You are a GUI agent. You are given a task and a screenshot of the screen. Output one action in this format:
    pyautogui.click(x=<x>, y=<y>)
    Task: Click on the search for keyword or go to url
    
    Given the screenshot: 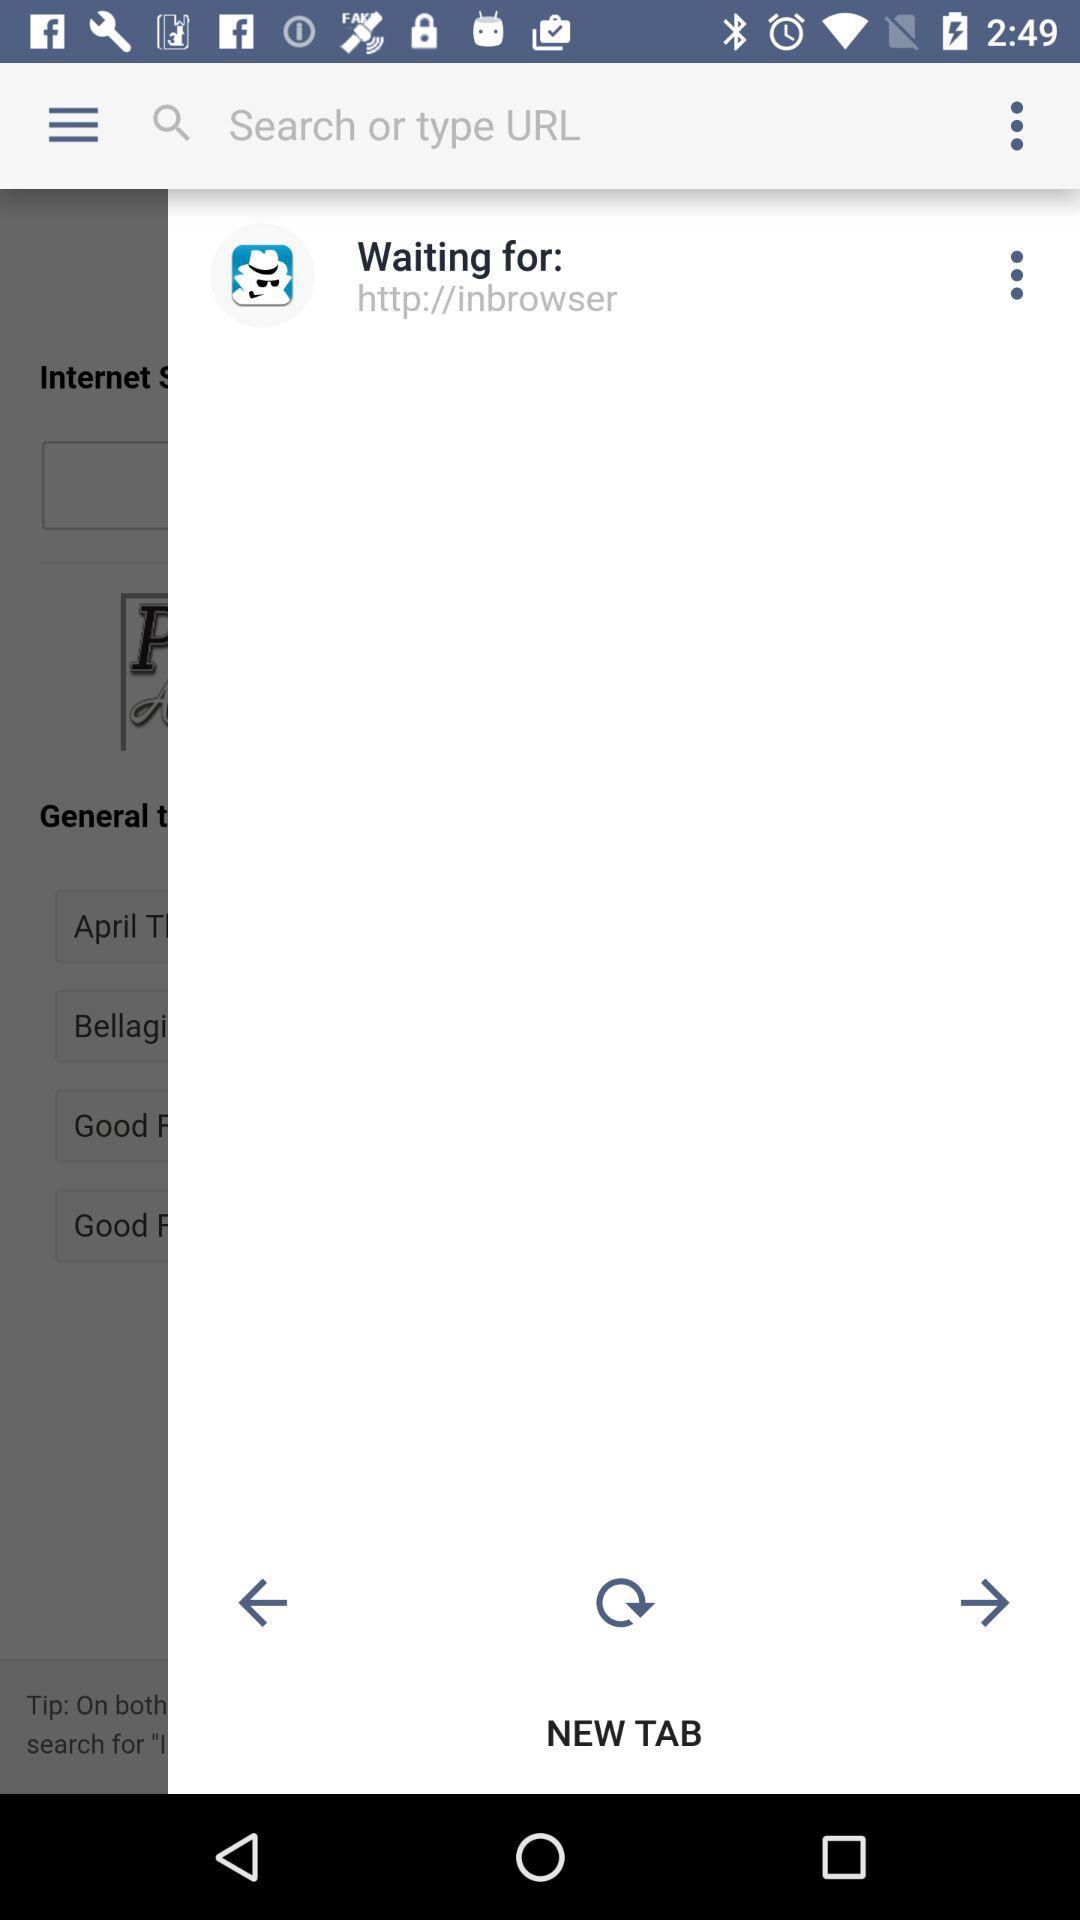 What is the action you would take?
    pyautogui.click(x=540, y=123)
    